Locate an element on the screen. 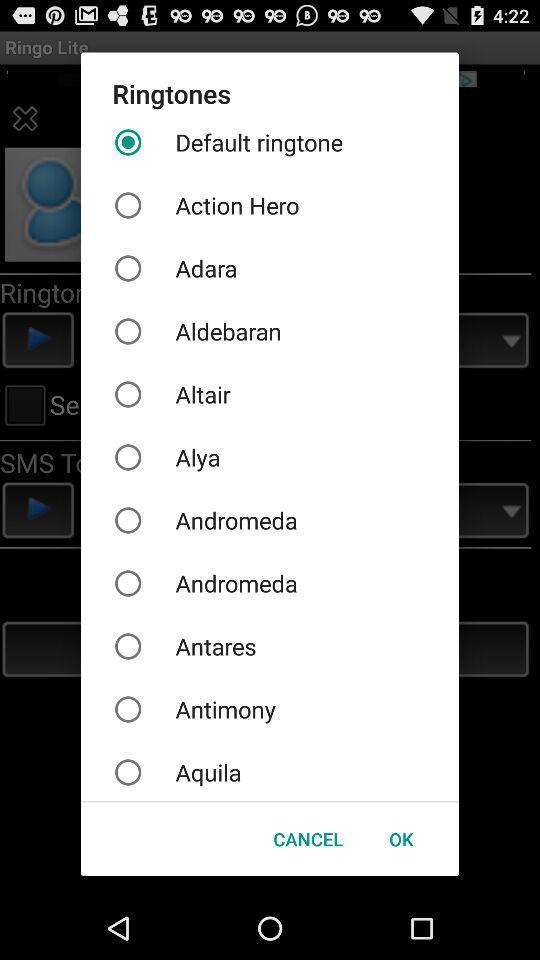 The width and height of the screenshot is (540, 960). icon next to the ok is located at coordinates (308, 839).